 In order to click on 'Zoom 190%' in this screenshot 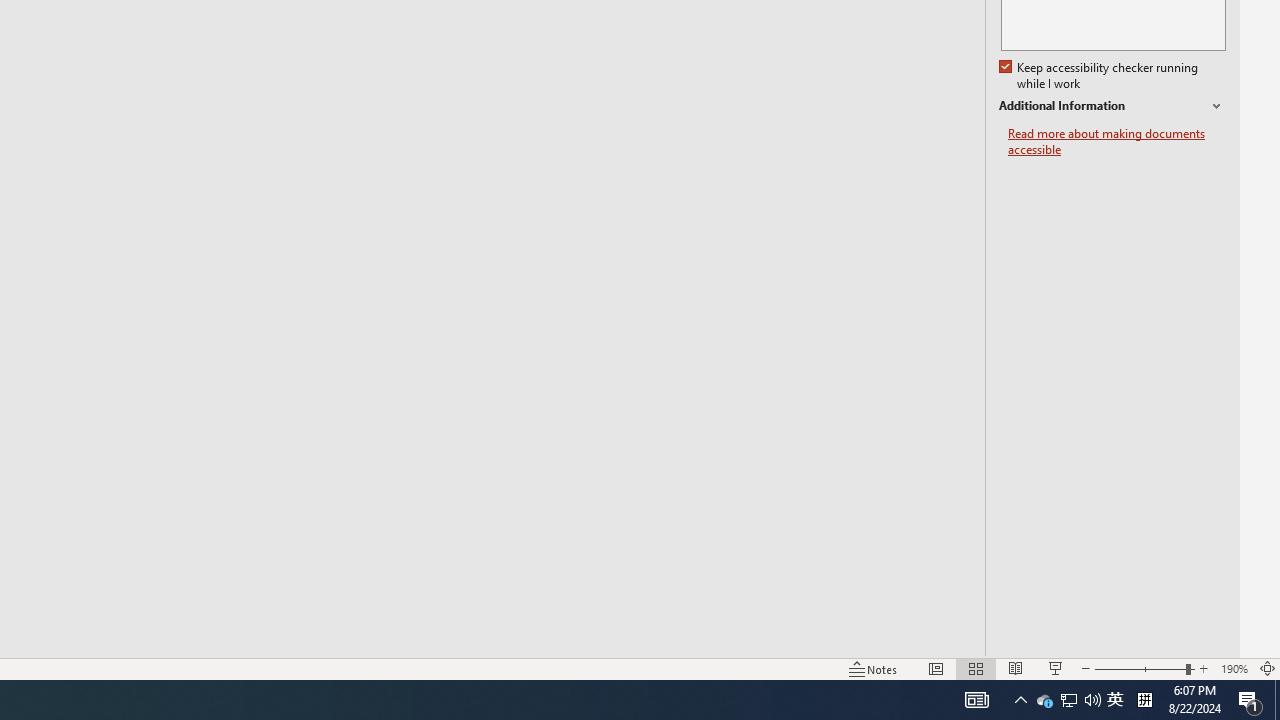, I will do `click(1233, 669)`.